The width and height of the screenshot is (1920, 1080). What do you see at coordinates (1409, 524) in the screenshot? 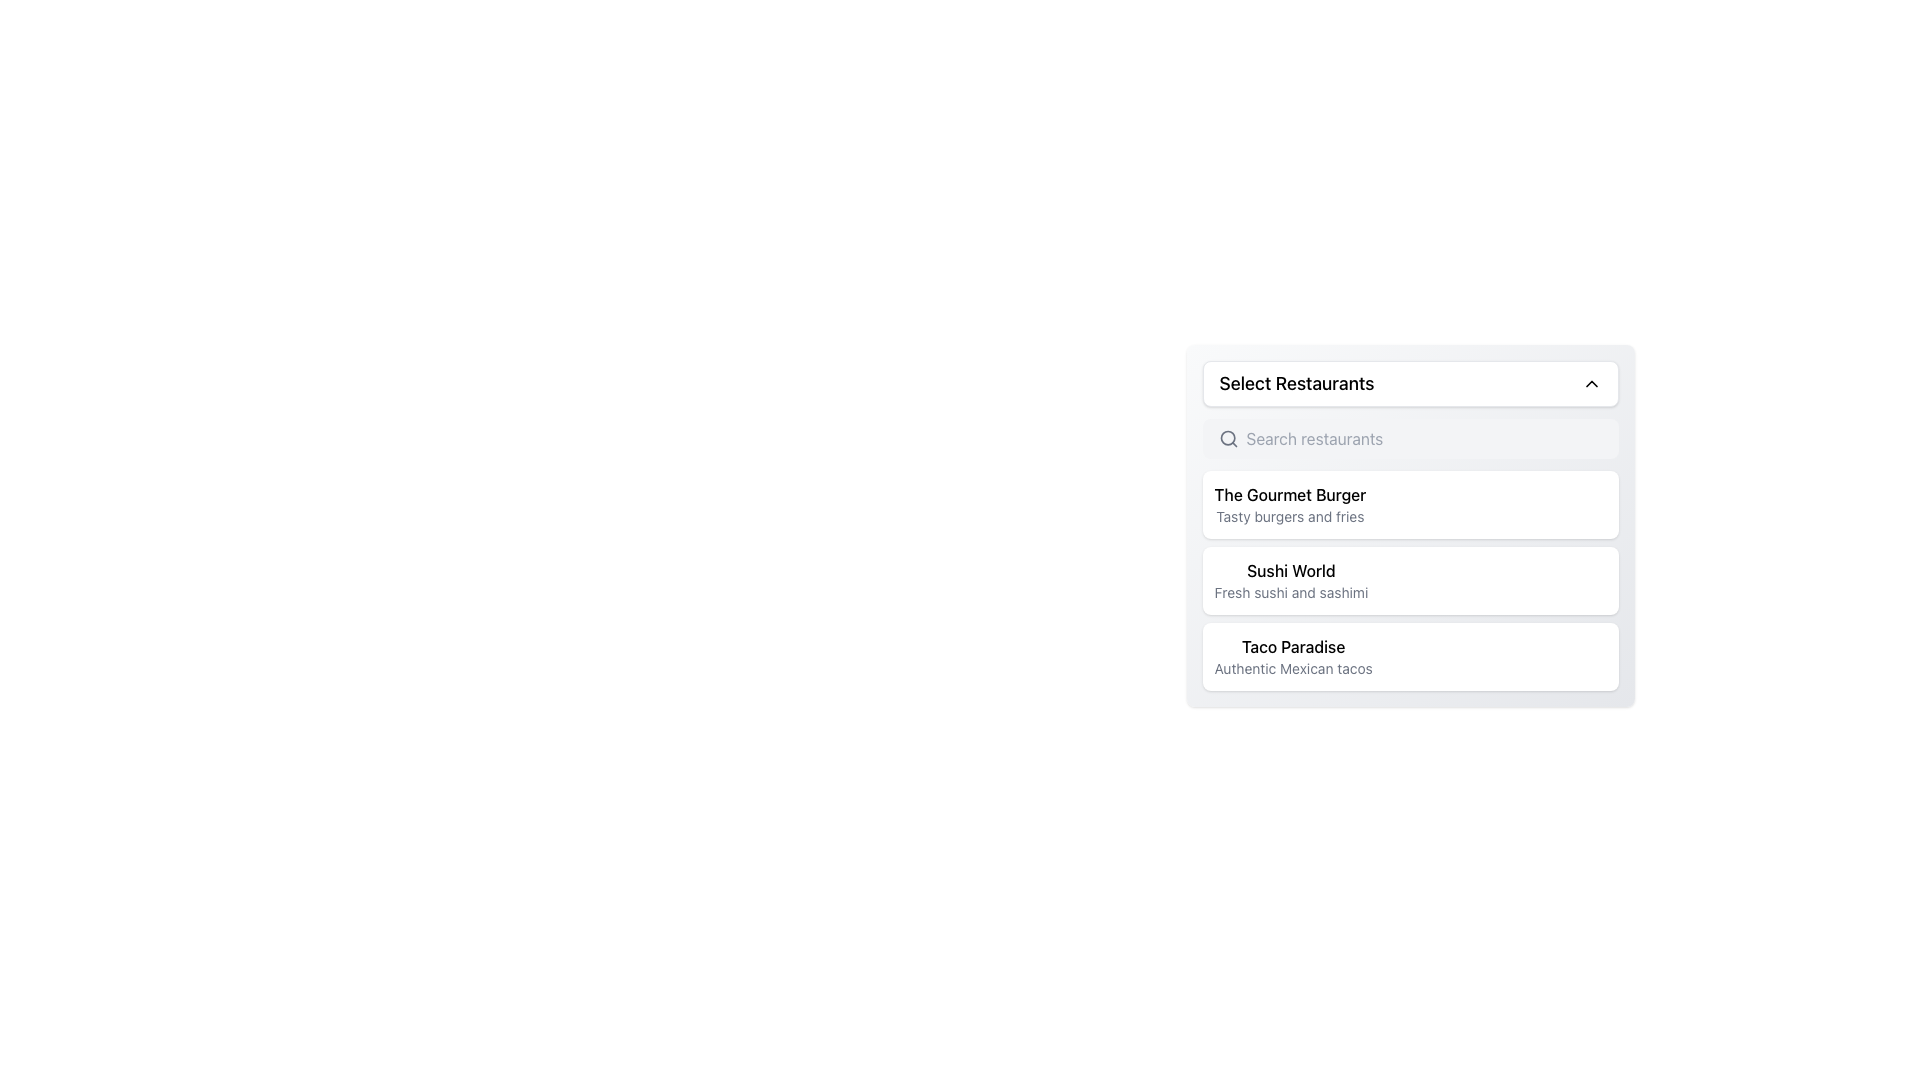
I see `the selectable list item 'The Gourmet Burger' which is the first option in the restaurant selection card` at bounding box center [1409, 524].